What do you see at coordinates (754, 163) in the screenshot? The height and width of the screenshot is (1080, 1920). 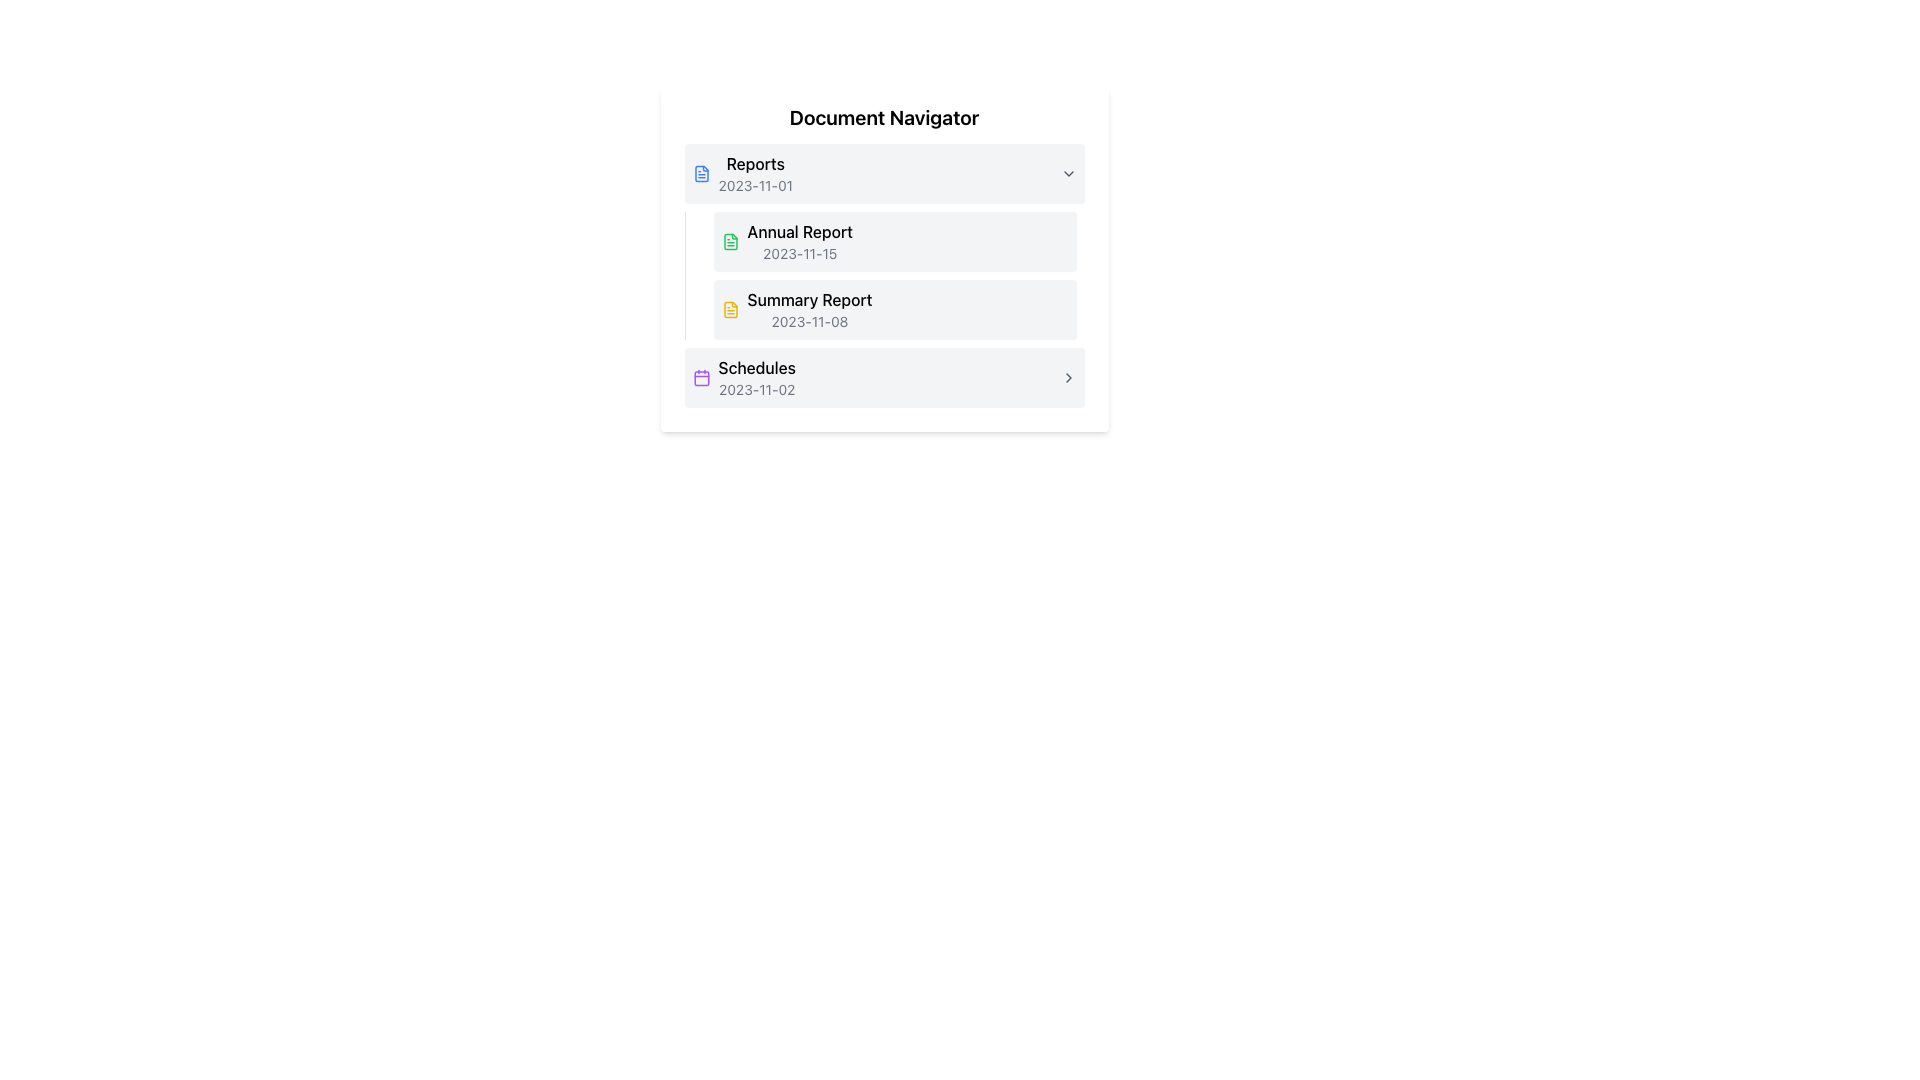 I see `the non-interactive label displaying 'Reports' located at the top-center of the interface` at bounding box center [754, 163].